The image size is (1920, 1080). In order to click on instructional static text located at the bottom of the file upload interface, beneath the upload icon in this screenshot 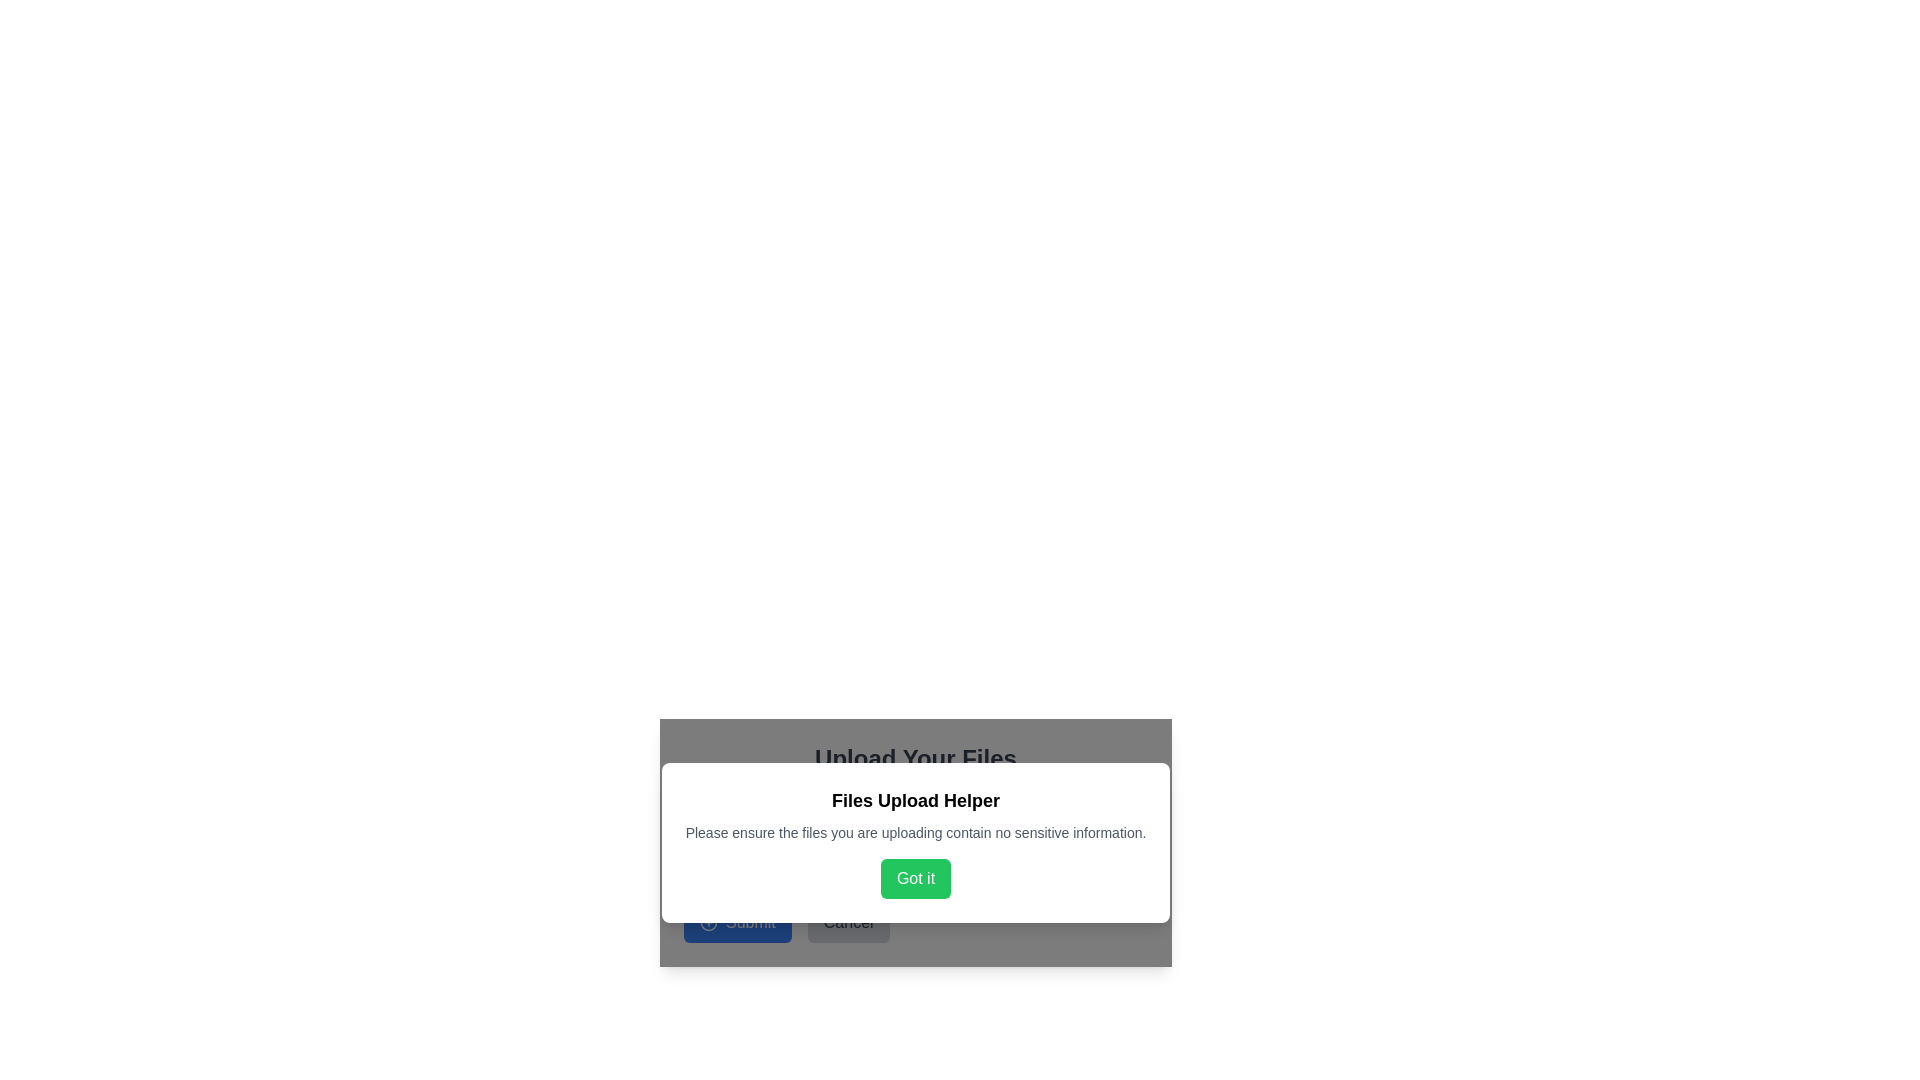, I will do `click(915, 858)`.